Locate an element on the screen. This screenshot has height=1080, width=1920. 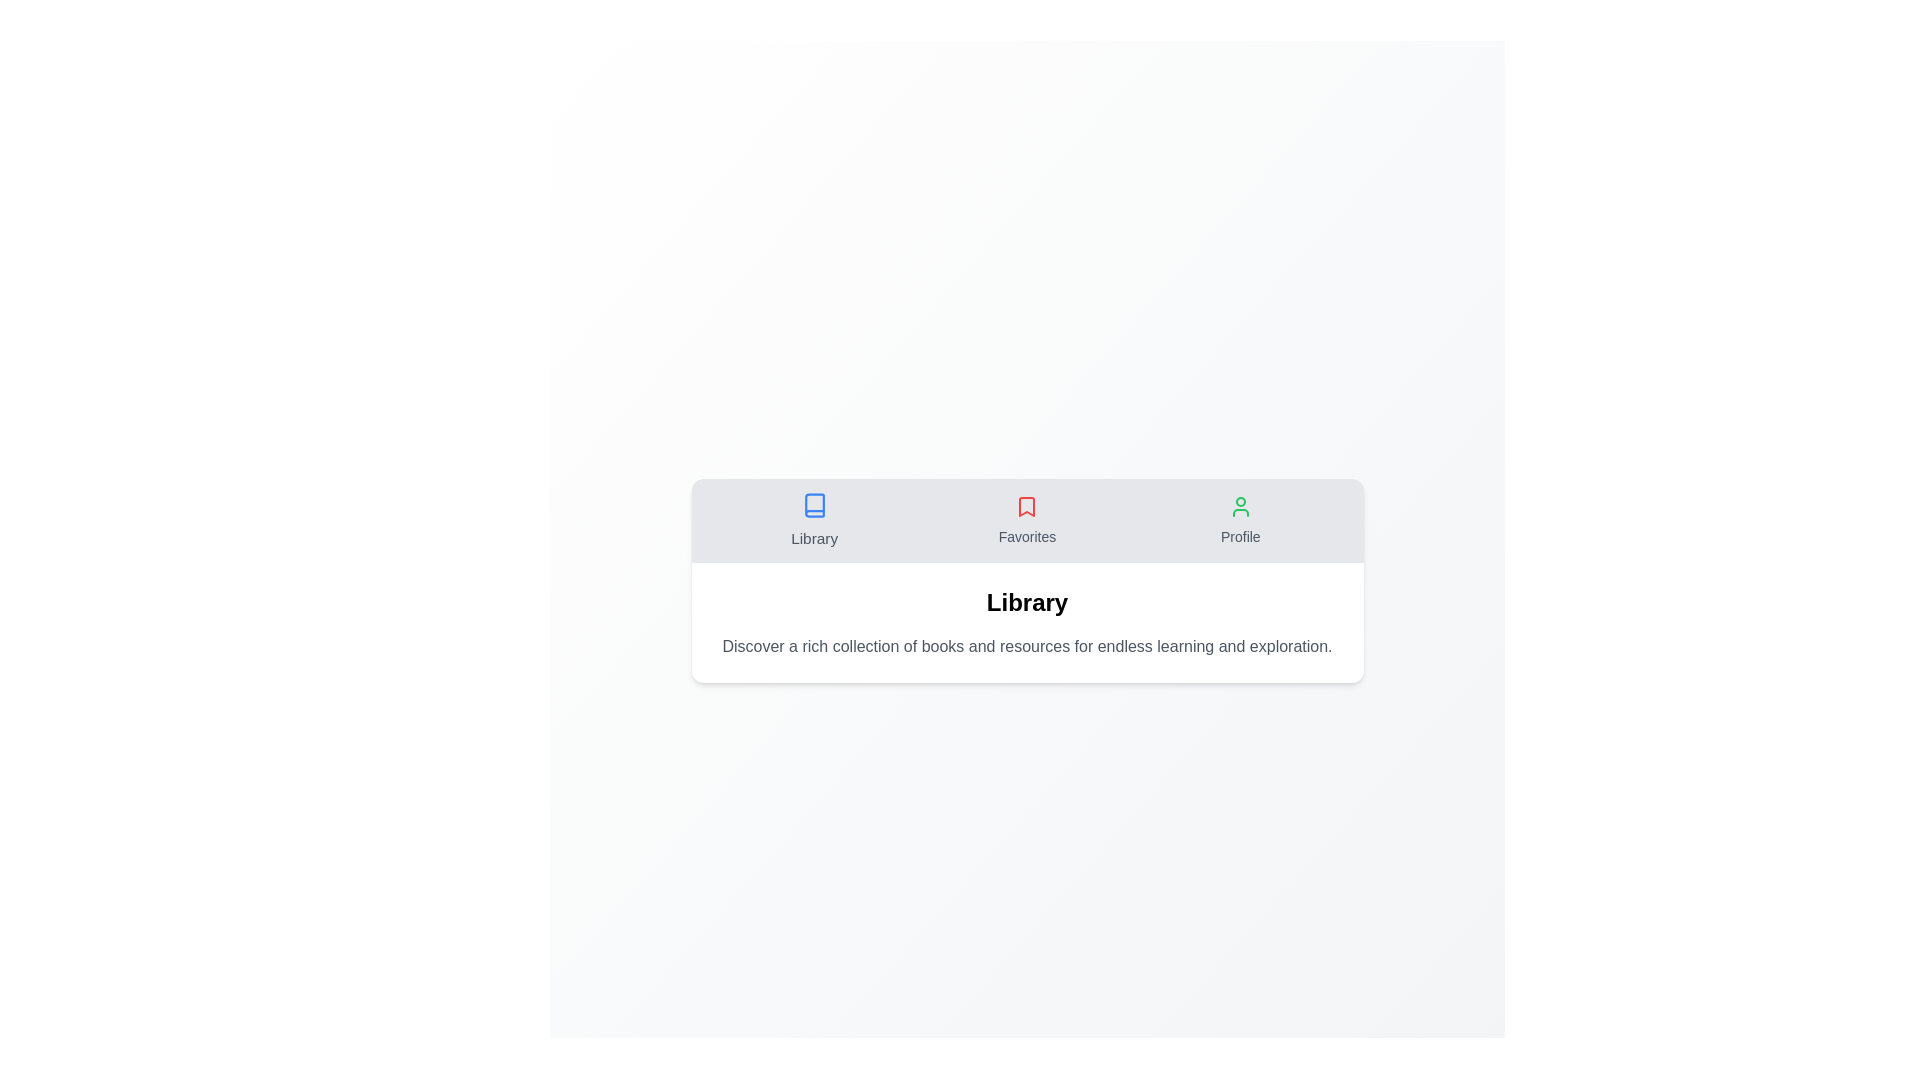
the tab labeled Profile is located at coordinates (1238, 519).